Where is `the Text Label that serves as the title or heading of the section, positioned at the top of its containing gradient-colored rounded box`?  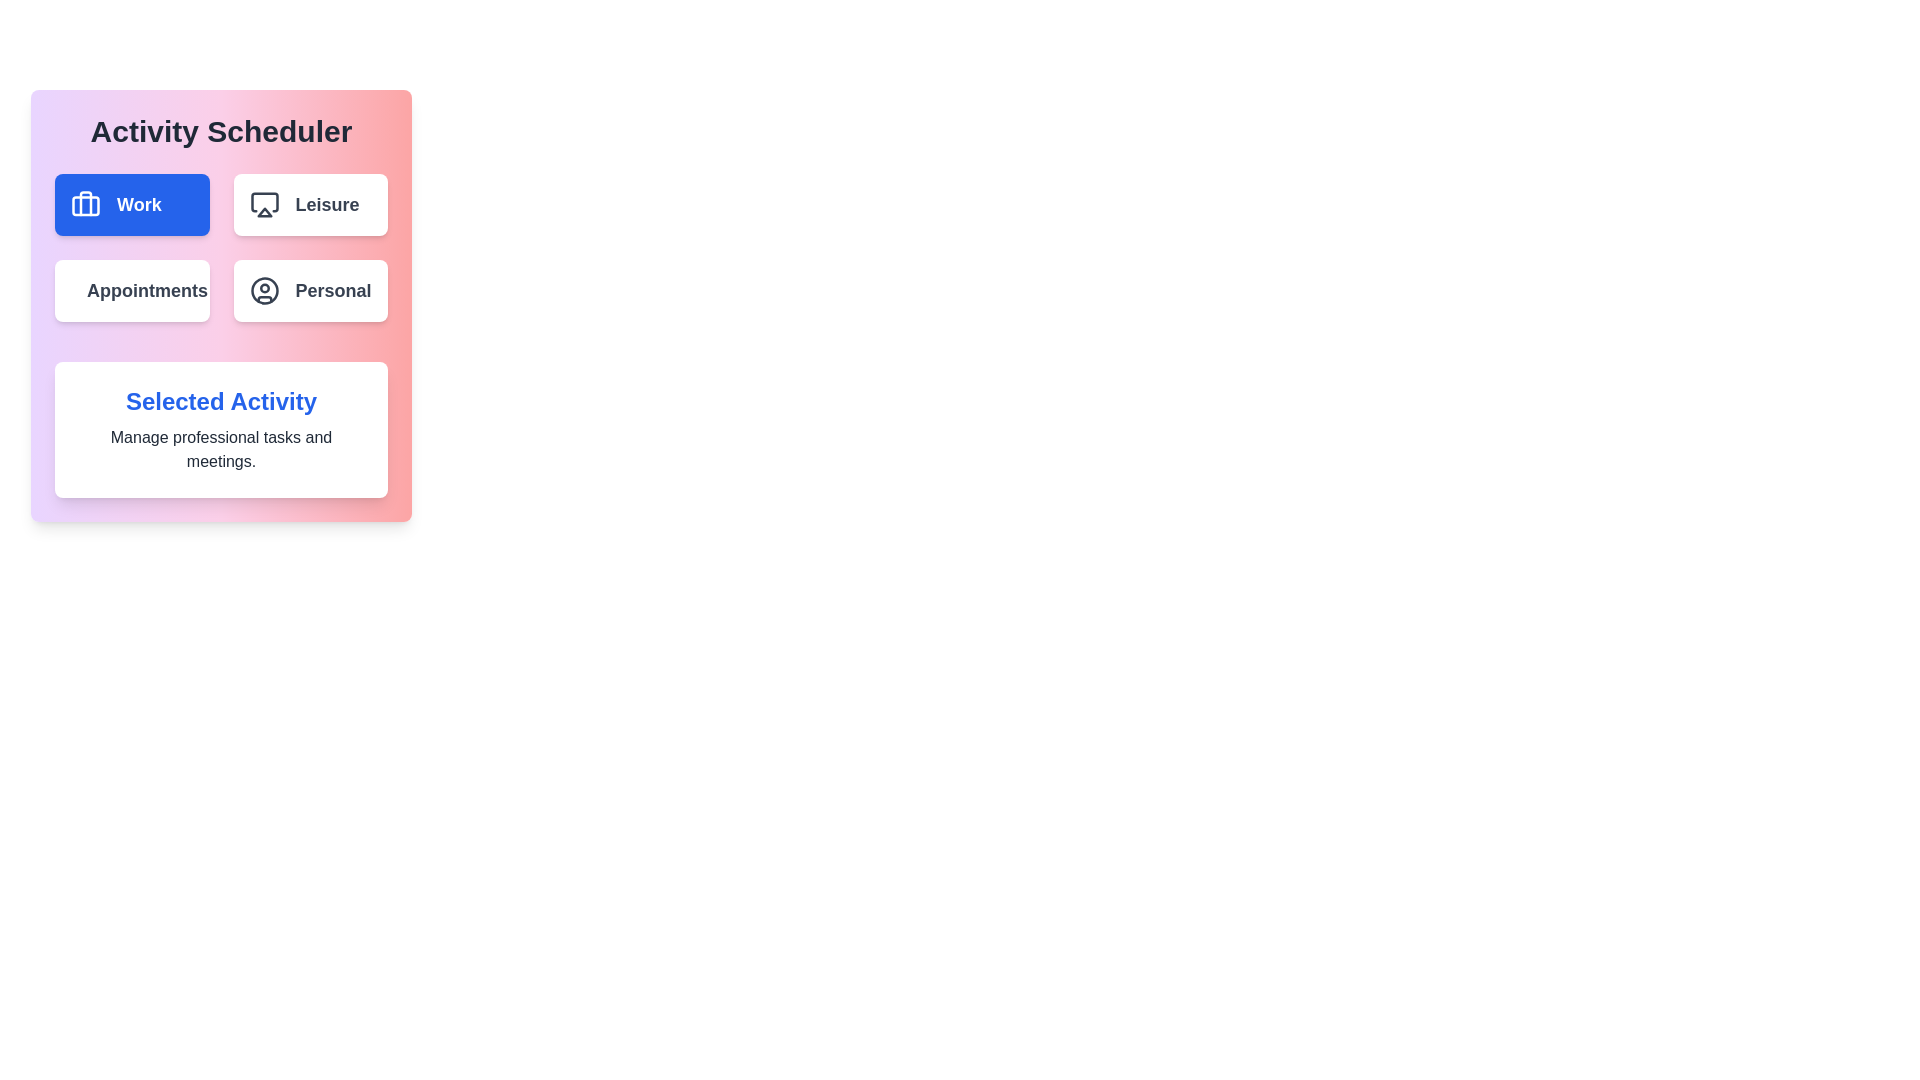
the Text Label that serves as the title or heading of the section, positioned at the top of its containing gradient-colored rounded box is located at coordinates (221, 131).